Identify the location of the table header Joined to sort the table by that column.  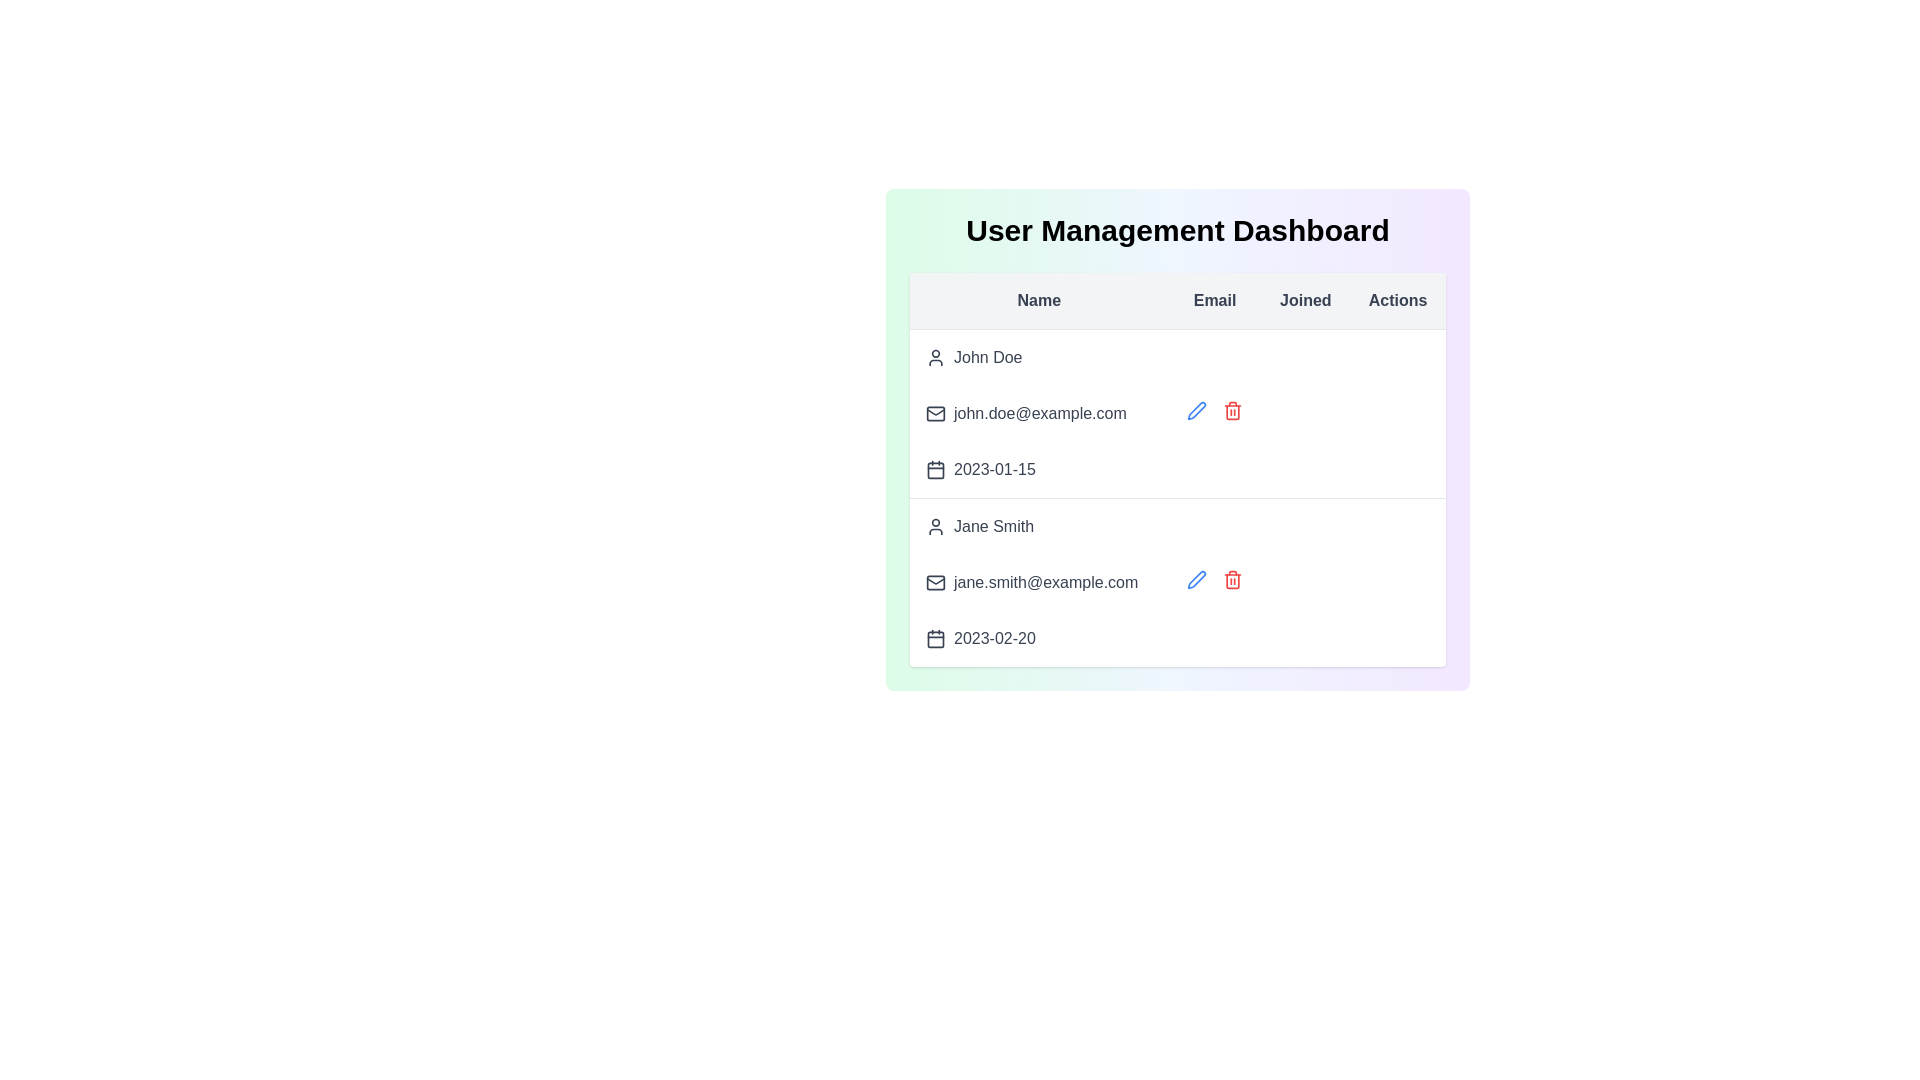
(1305, 300).